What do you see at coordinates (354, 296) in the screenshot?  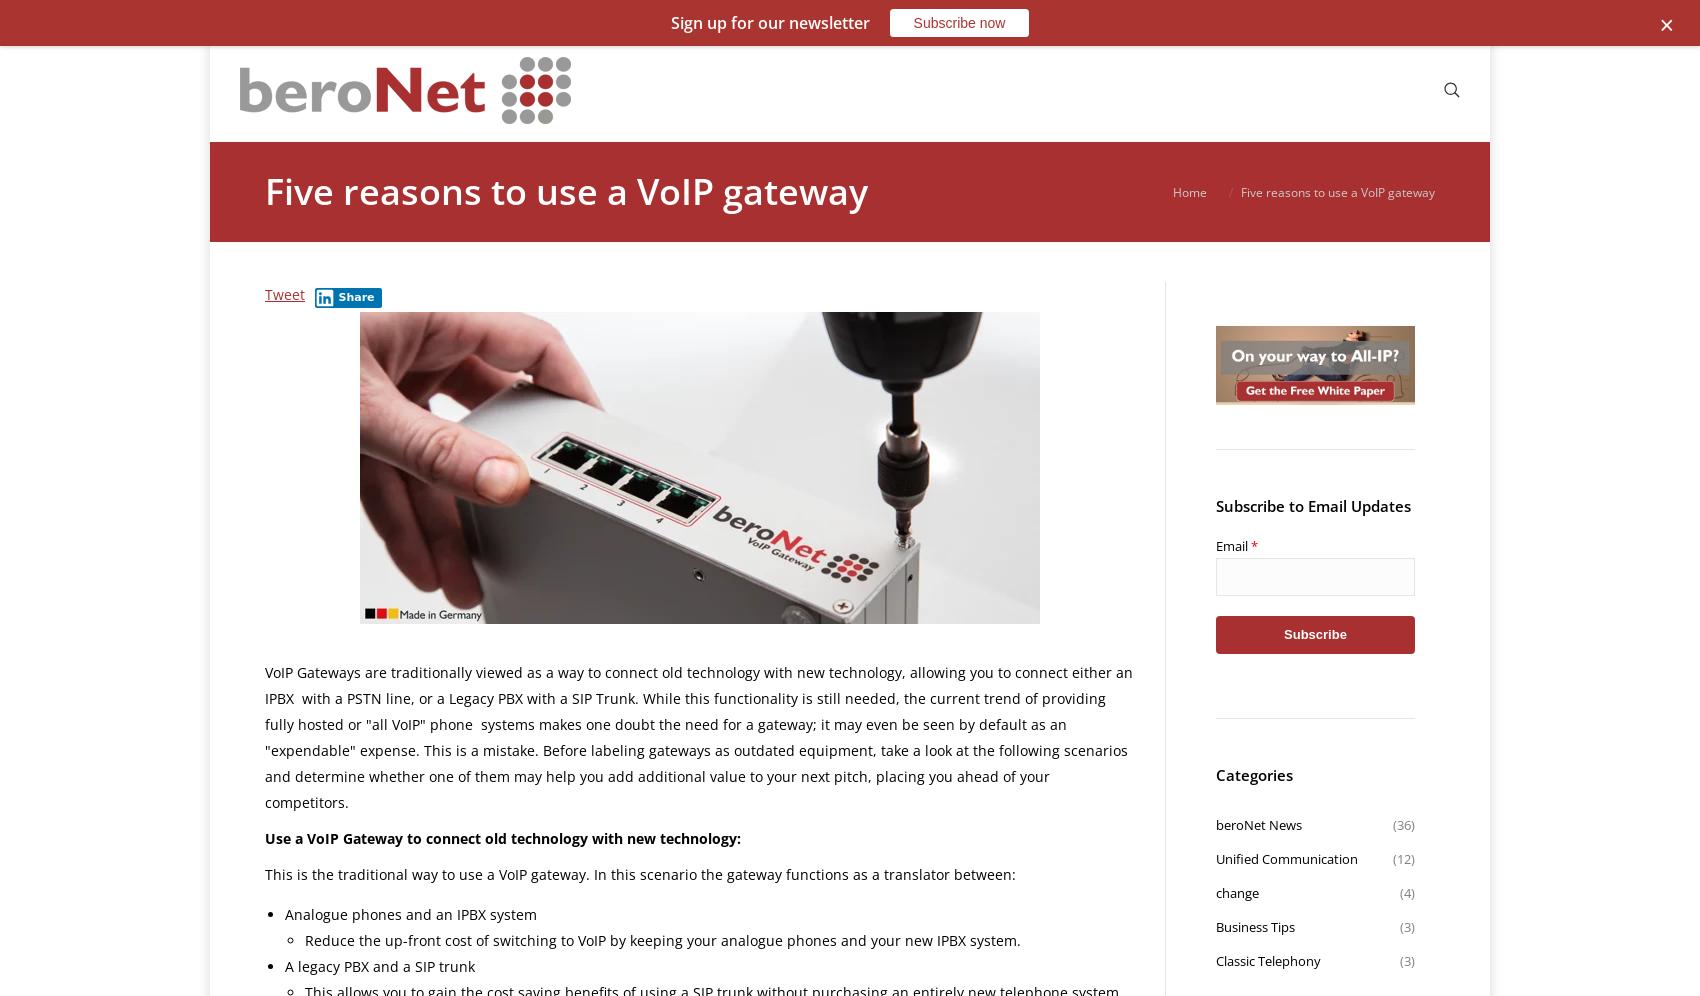 I see `'Share'` at bounding box center [354, 296].